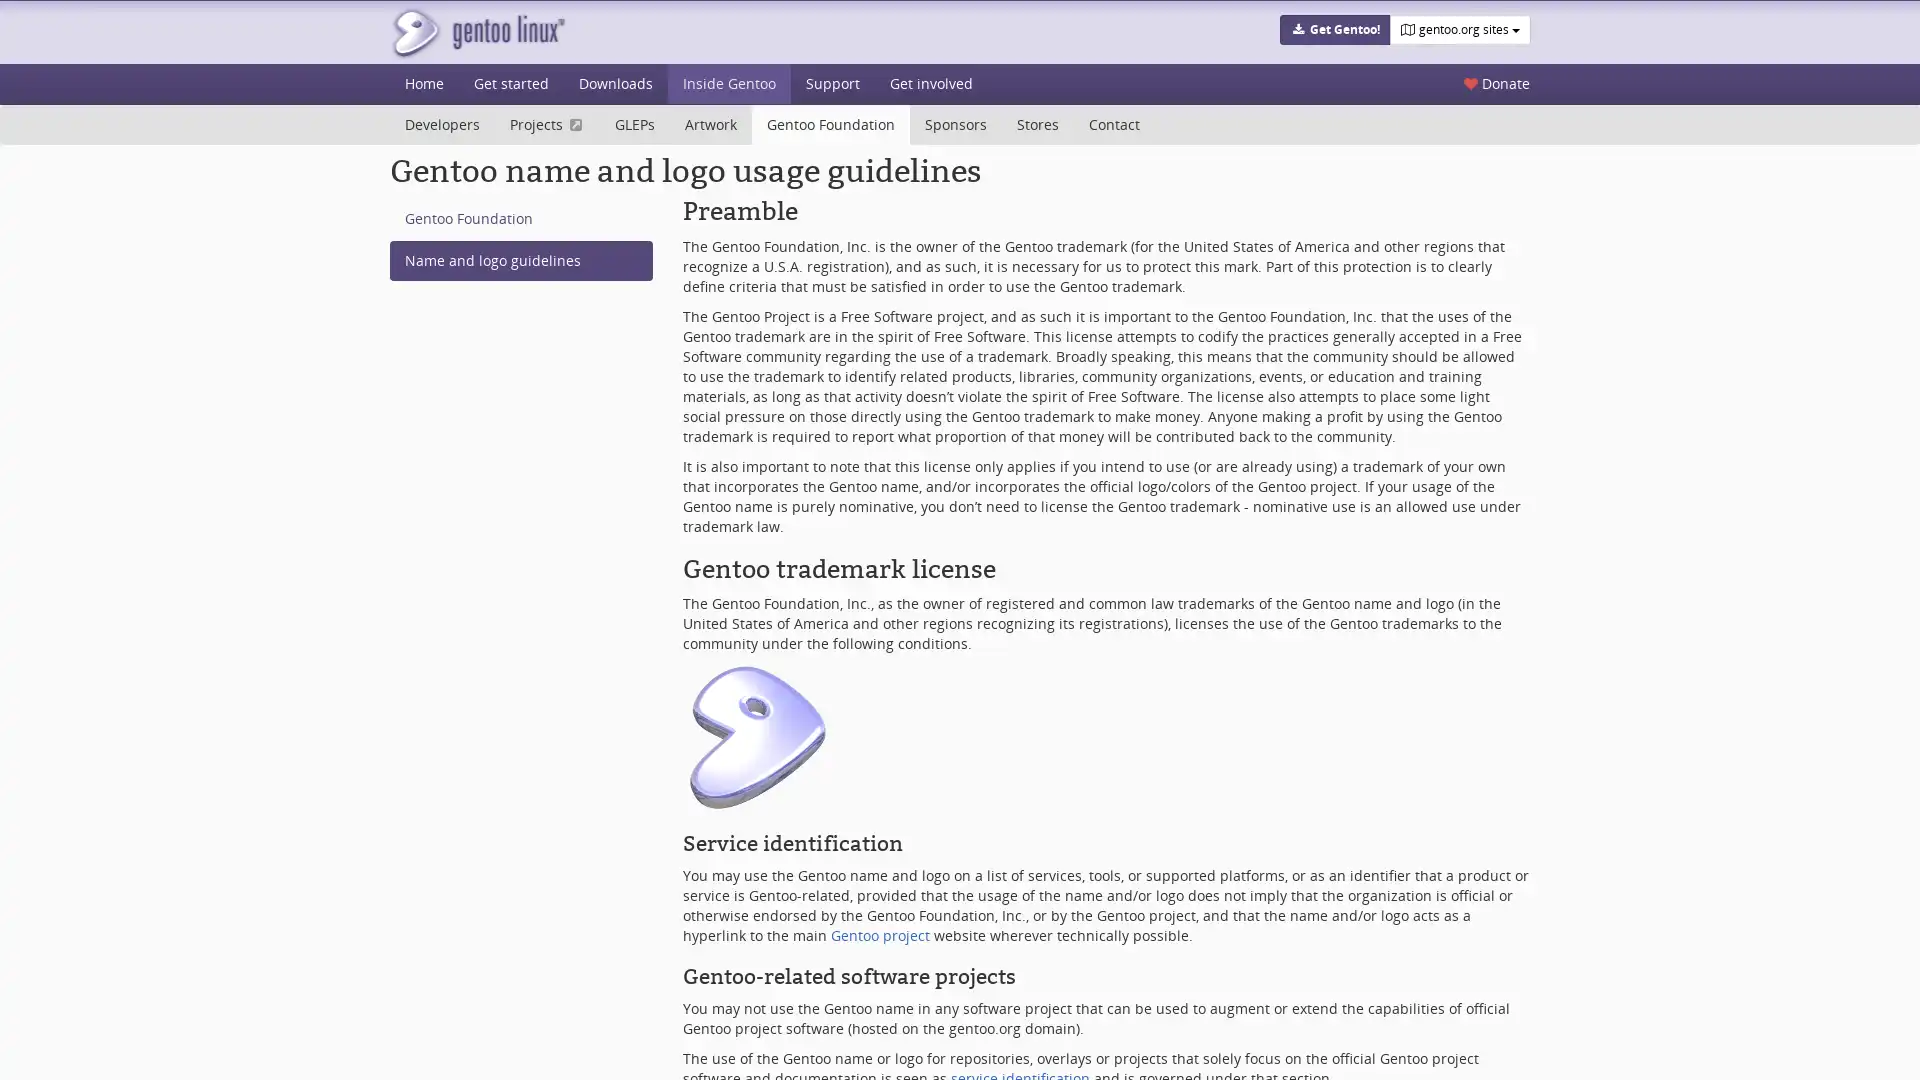  What do you see at coordinates (1334, 30) in the screenshot?
I see `Get Gentoo!` at bounding box center [1334, 30].